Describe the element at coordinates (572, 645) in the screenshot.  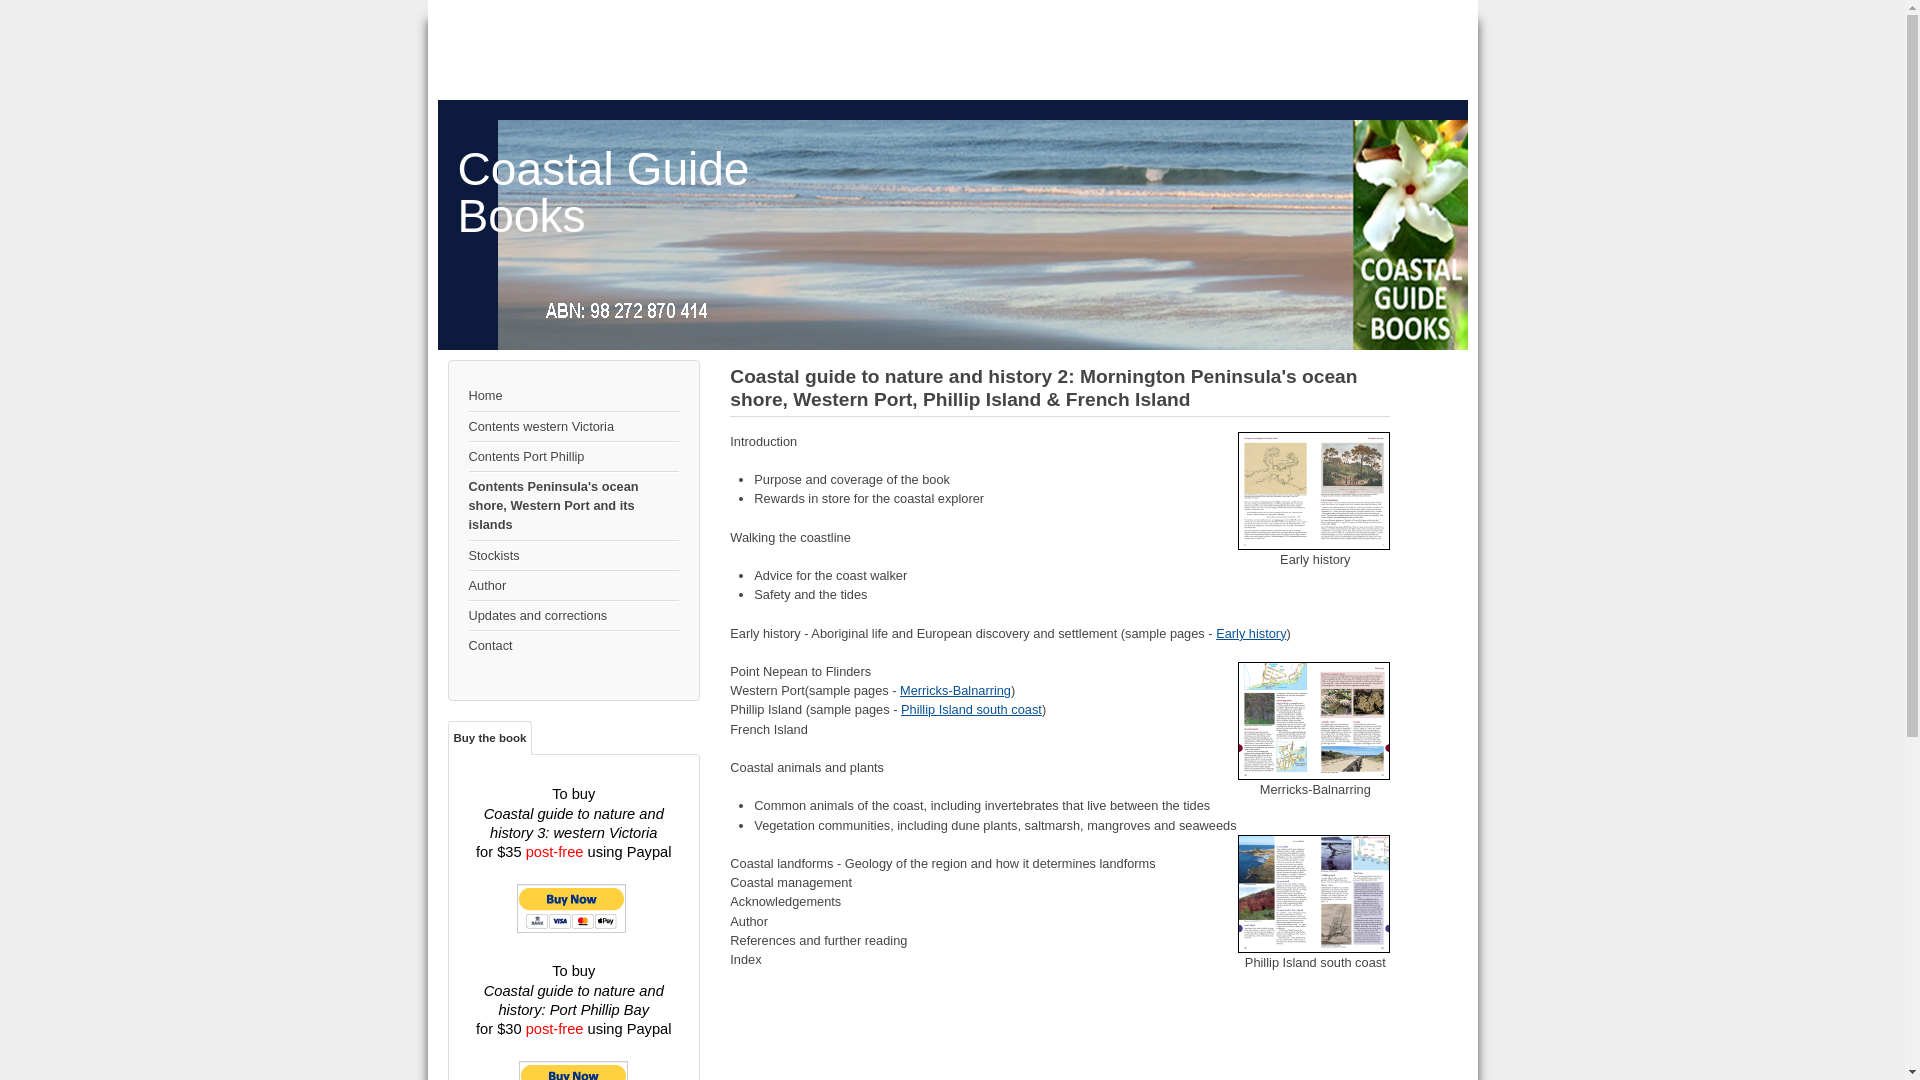
I see `'Contact'` at that location.